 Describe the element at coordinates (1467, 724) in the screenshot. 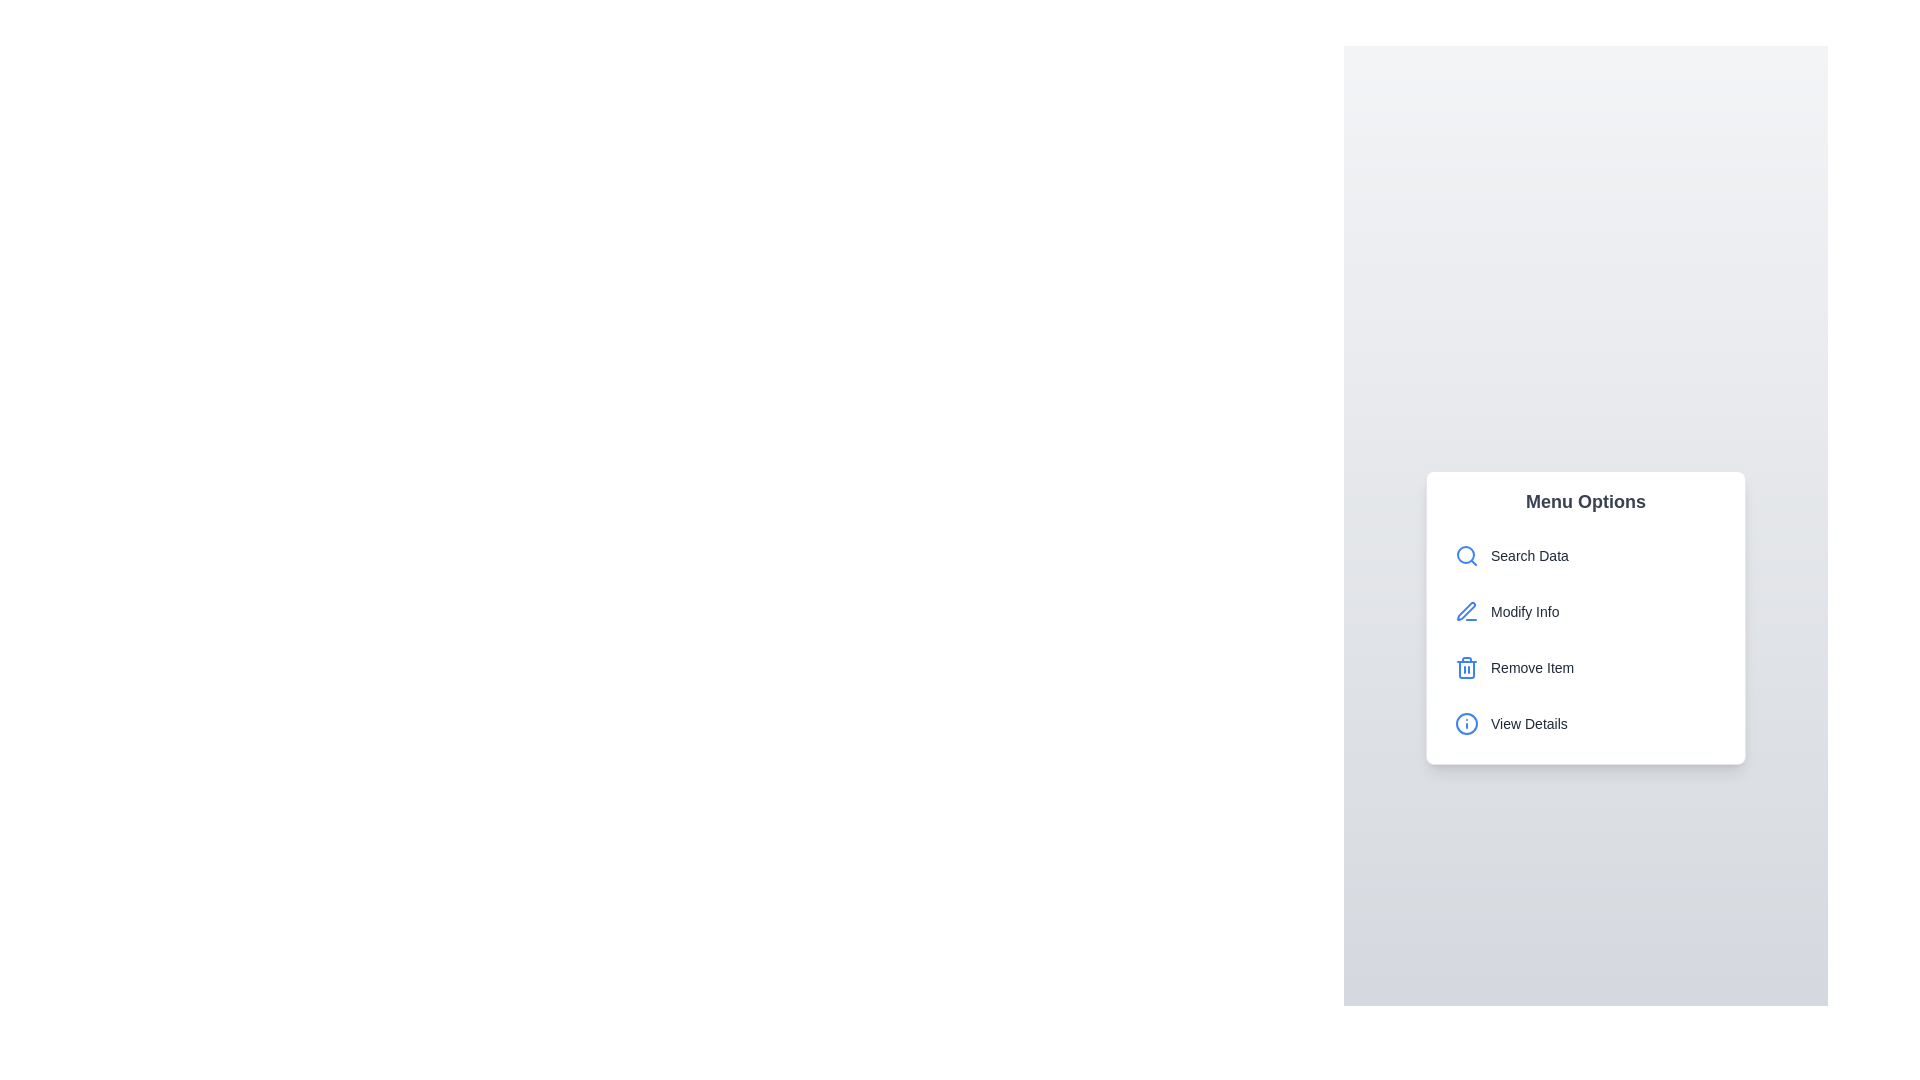

I see `the icon positioned in the fourth entry of the 'Menu Options' vertical menu, adjacent to the 'View Details' text` at that location.